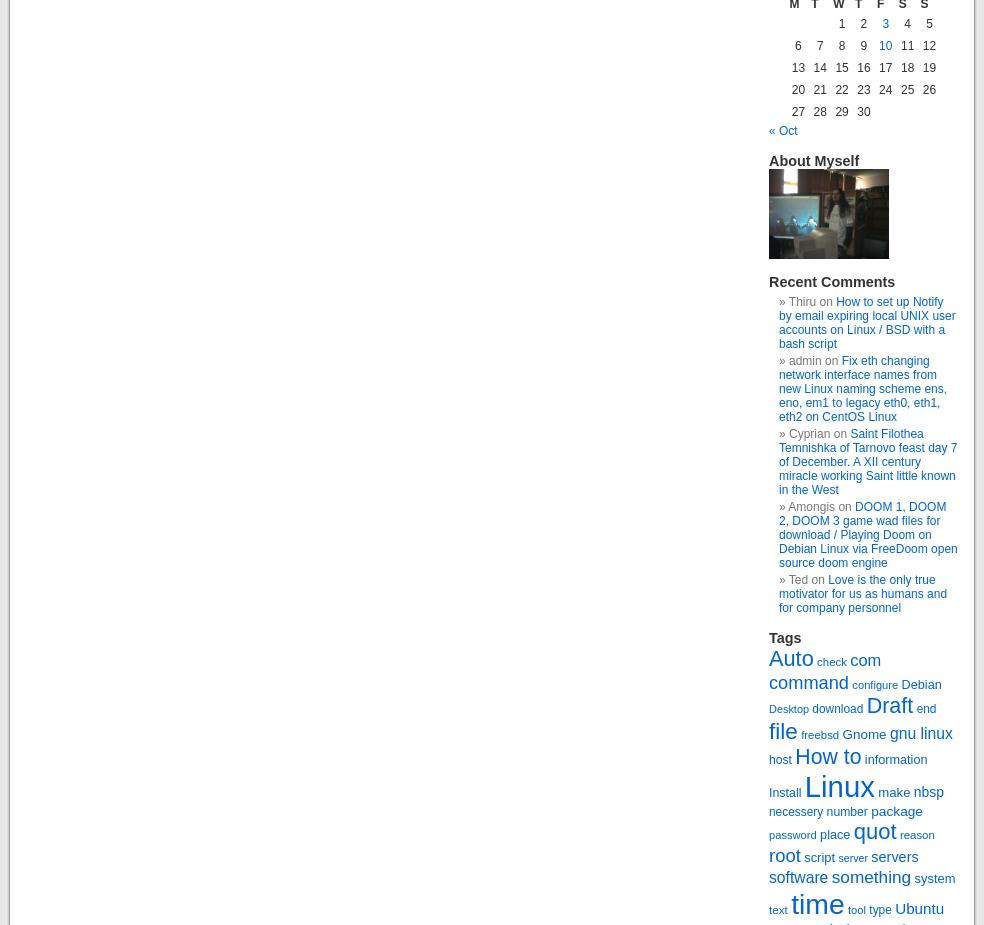 Image resolution: width=984 pixels, height=925 pixels. What do you see at coordinates (906, 44) in the screenshot?
I see `'11'` at bounding box center [906, 44].